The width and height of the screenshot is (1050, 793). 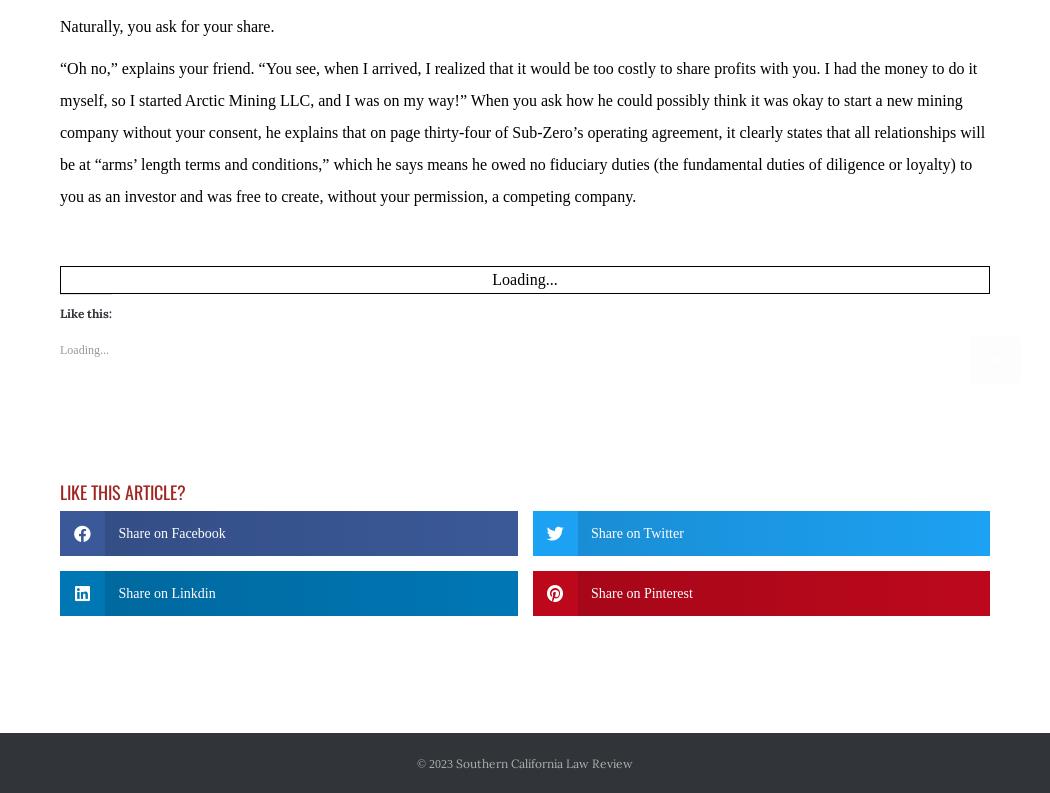 What do you see at coordinates (434, 706) in the screenshot?
I see `'© 2023'` at bounding box center [434, 706].